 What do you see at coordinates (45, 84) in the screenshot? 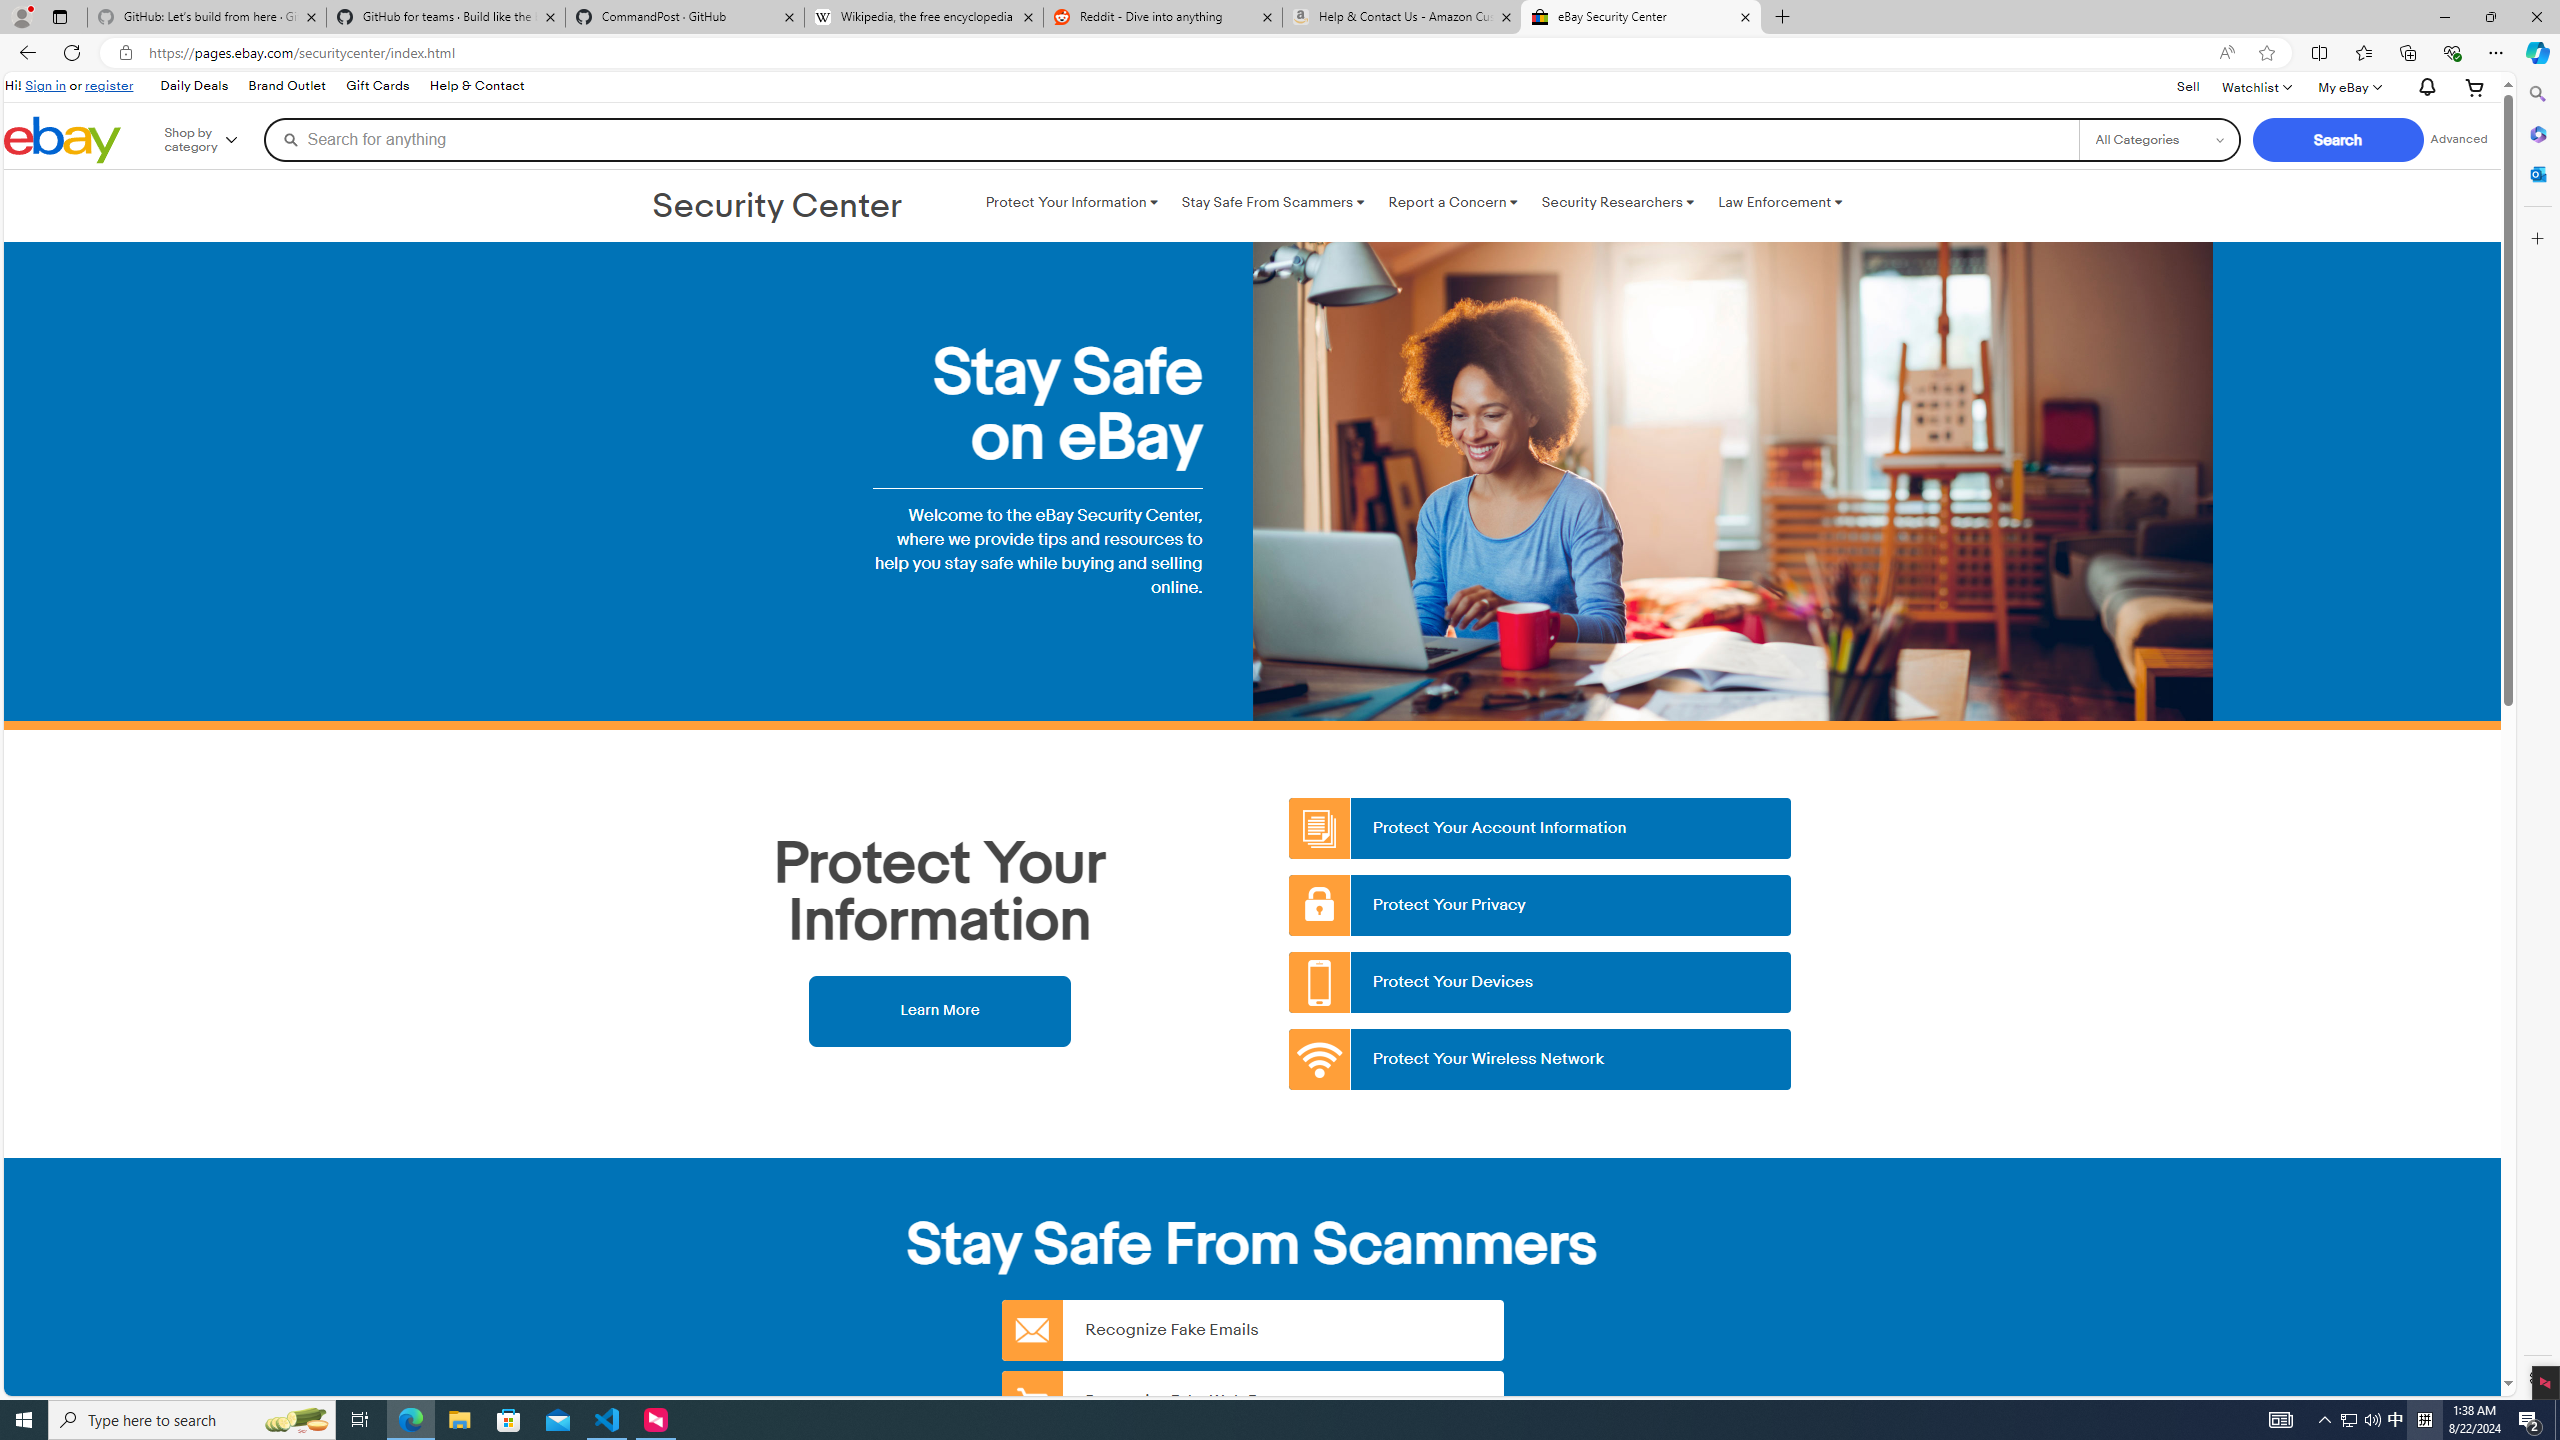
I see `'Sign in'` at bounding box center [45, 84].